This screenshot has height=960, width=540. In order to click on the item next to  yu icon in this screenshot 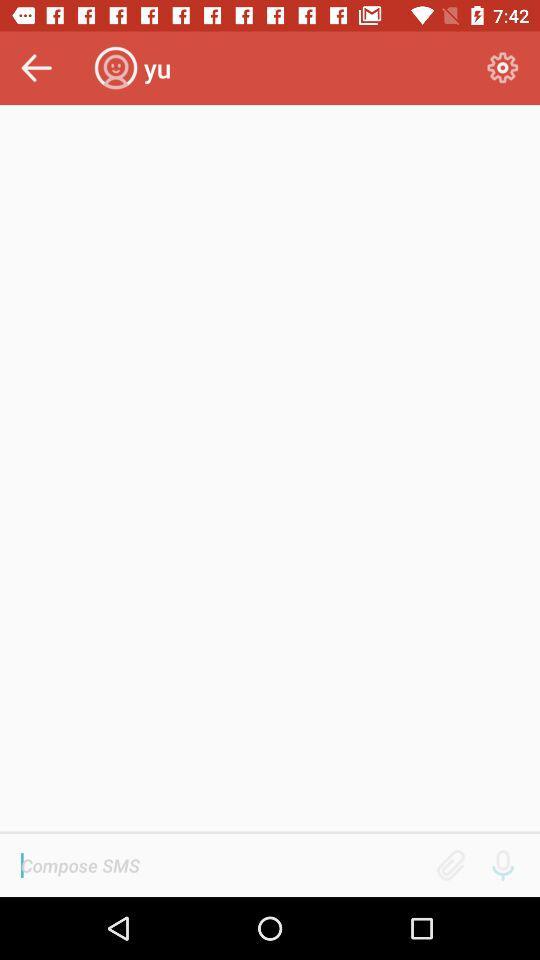, I will do `click(502, 68)`.